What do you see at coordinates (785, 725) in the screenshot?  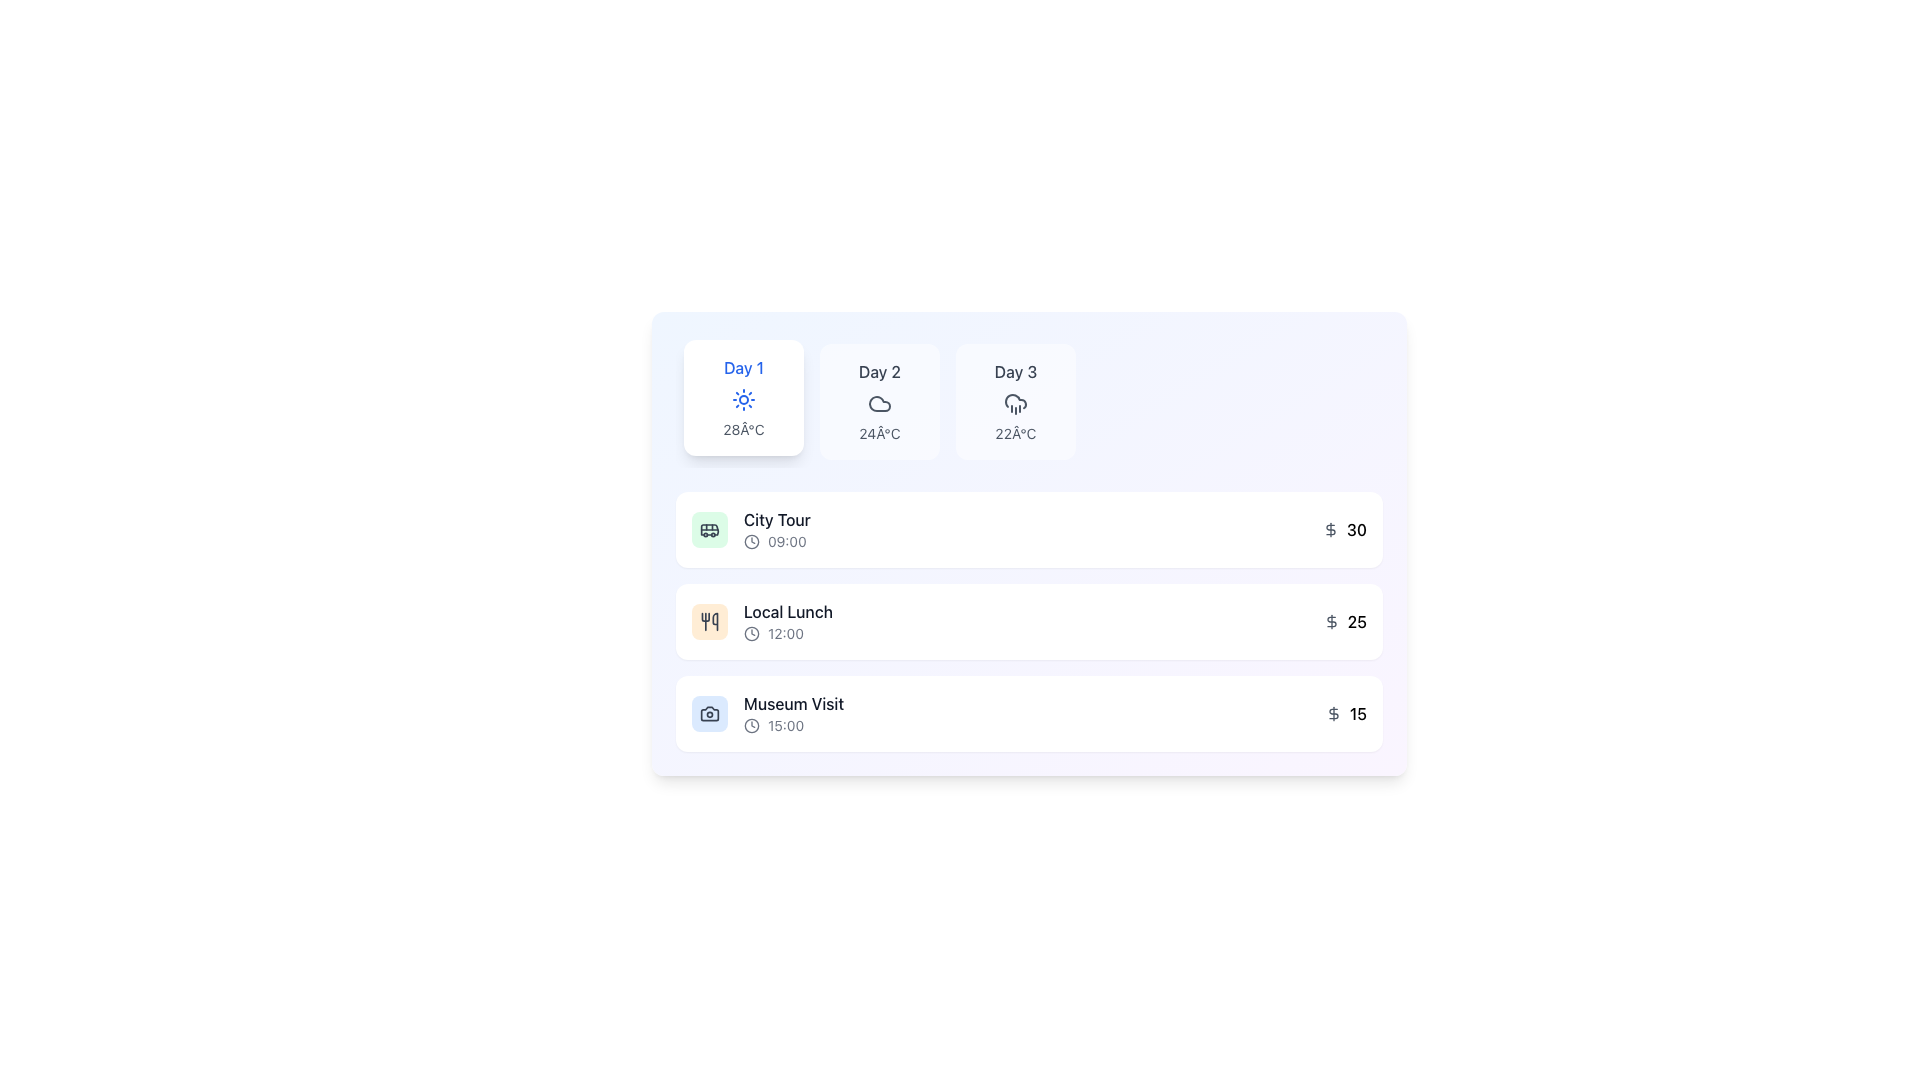 I see `the text label displaying '15:00', located at the bottom-right corner of the 'Museum Visit' section for accessibility tools` at bounding box center [785, 725].